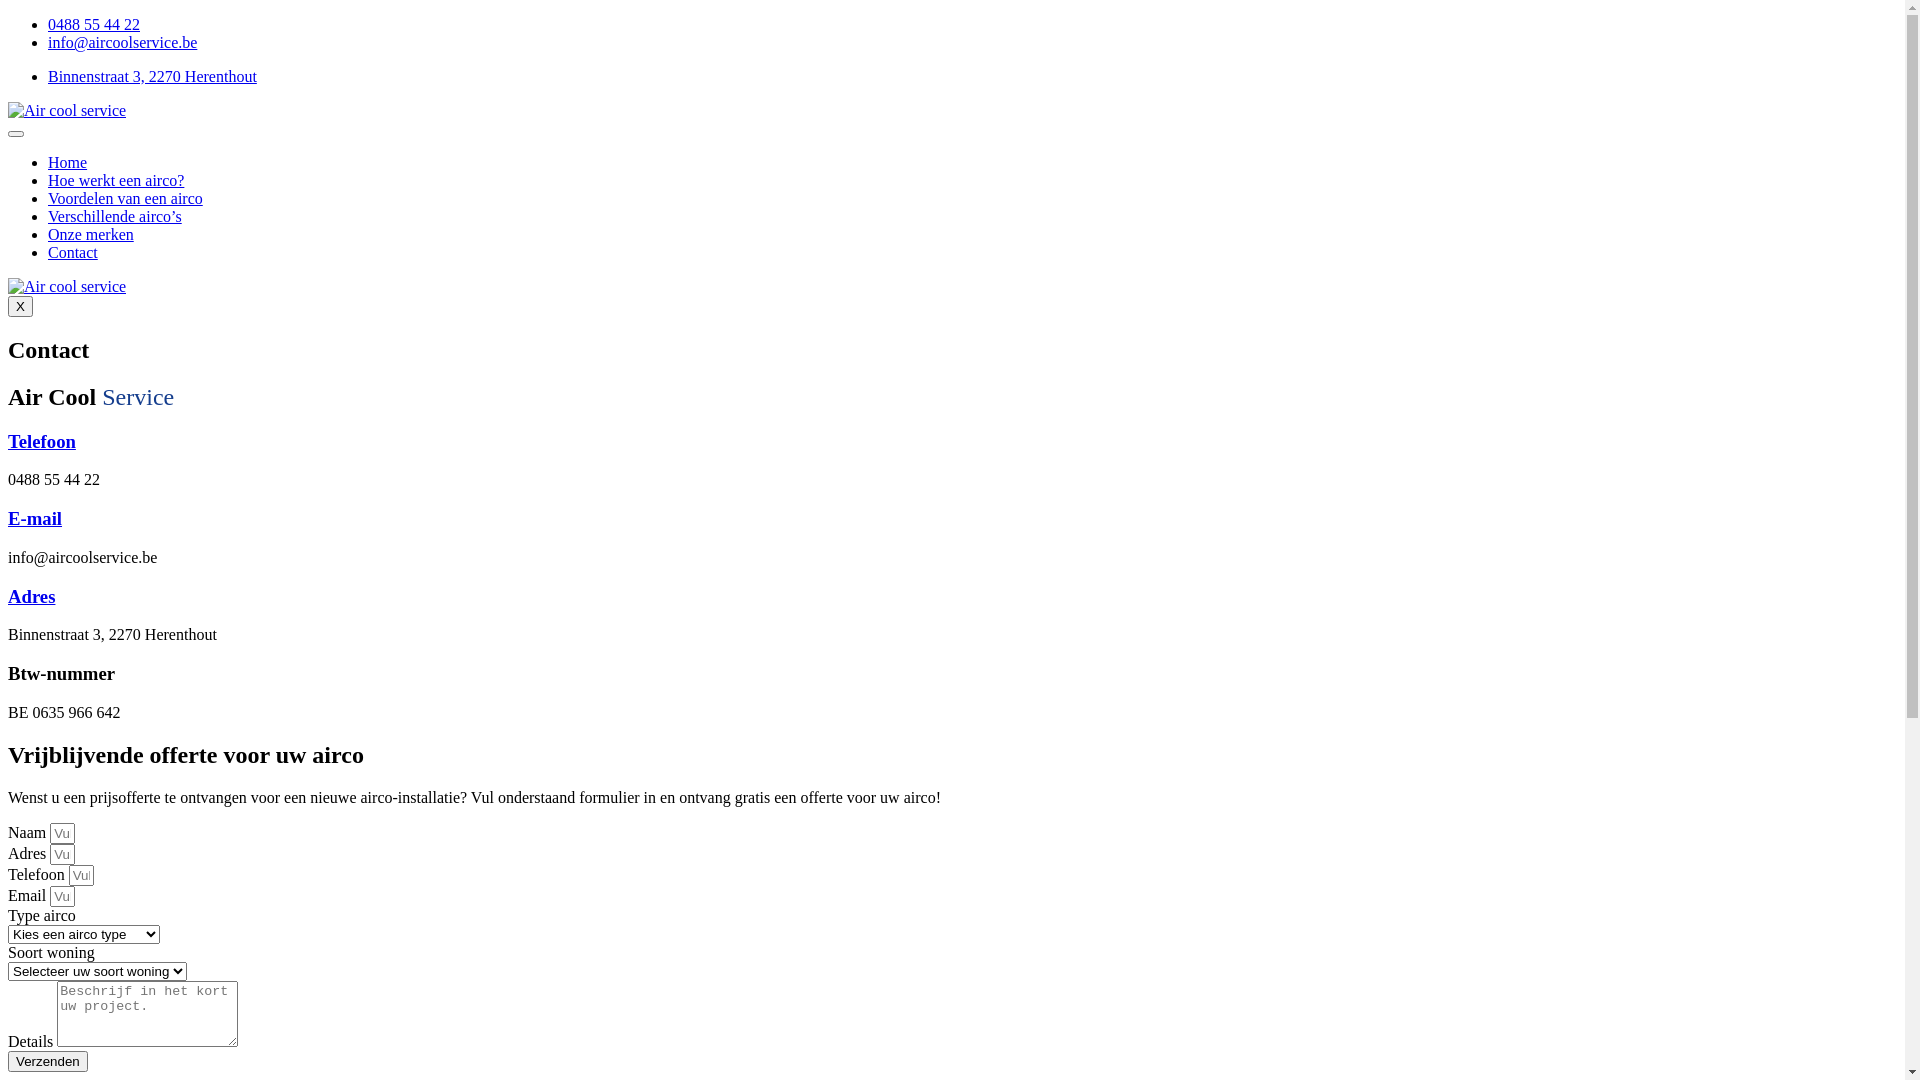  I want to click on 'Contact', so click(72, 251).